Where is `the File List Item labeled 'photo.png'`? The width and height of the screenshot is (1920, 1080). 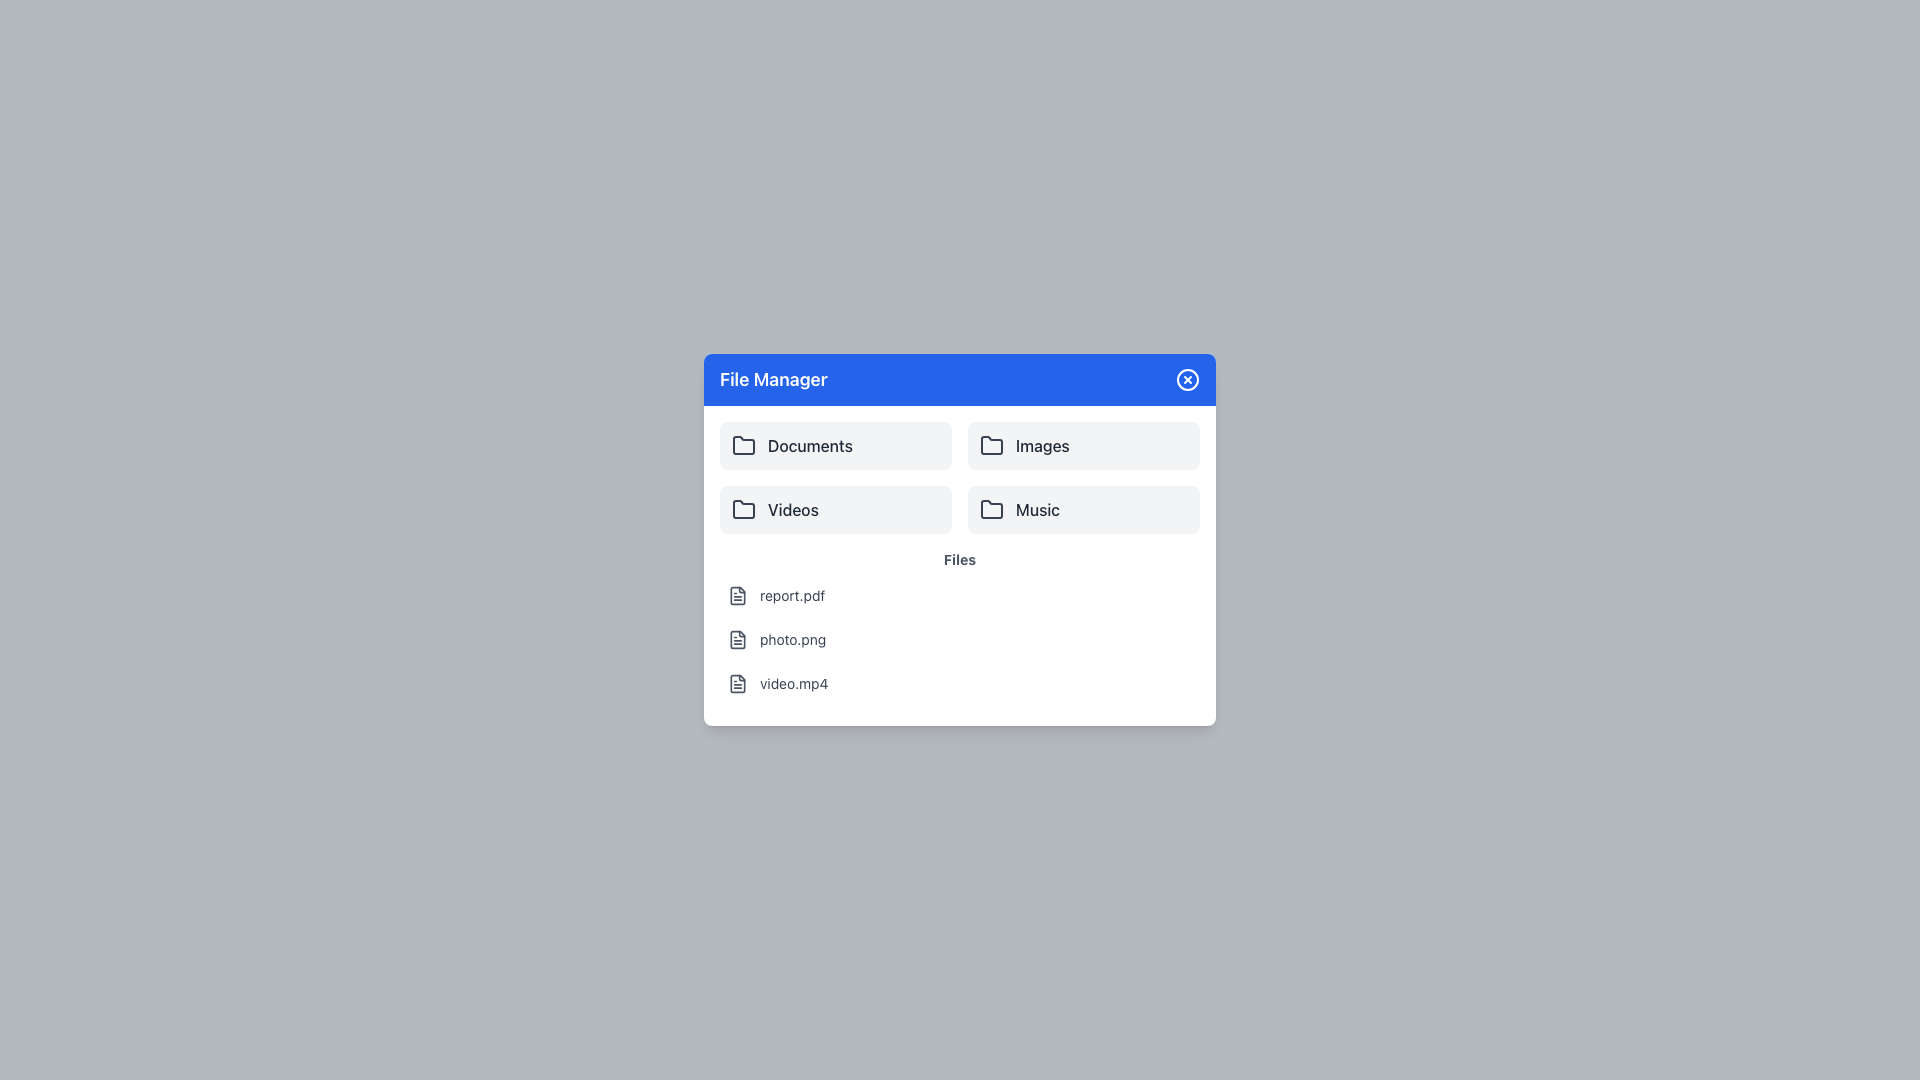
the File List Item labeled 'photo.png' is located at coordinates (960, 640).